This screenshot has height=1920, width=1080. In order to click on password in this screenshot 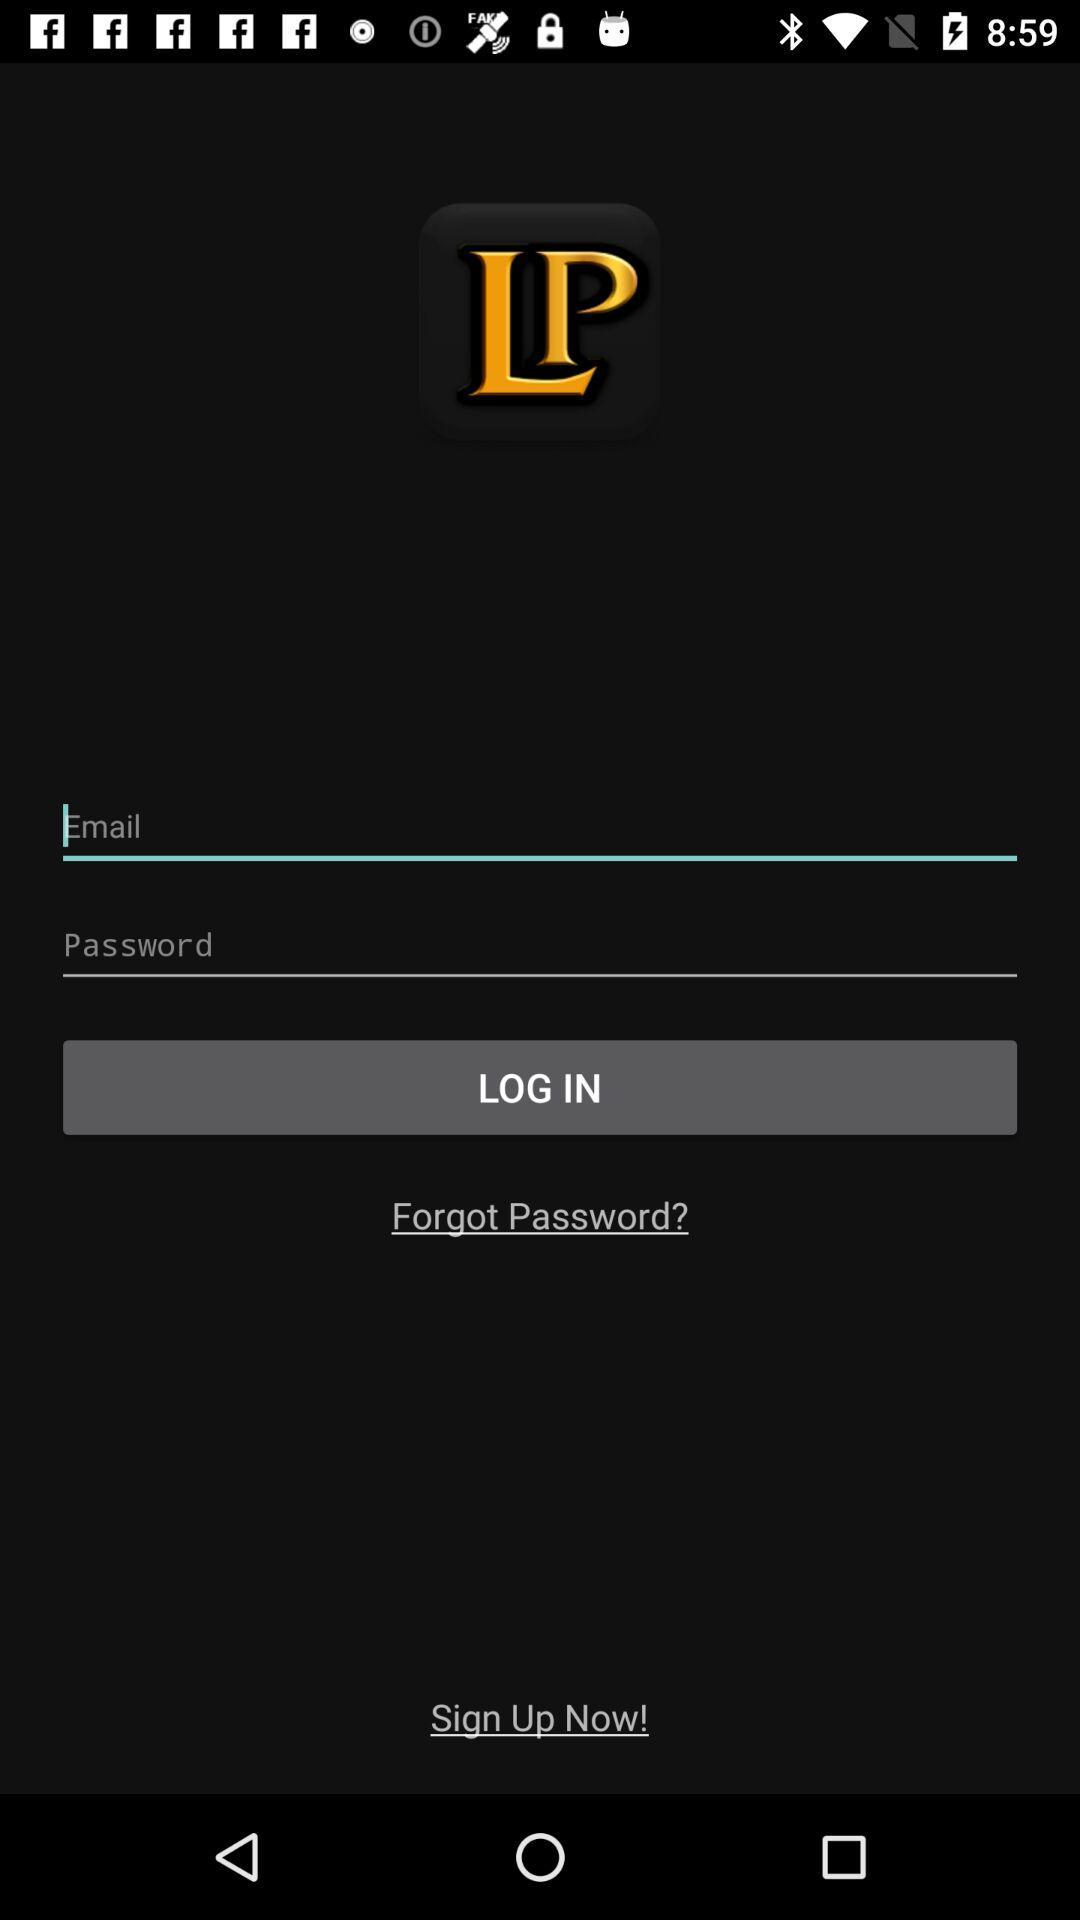, I will do `click(540, 944)`.